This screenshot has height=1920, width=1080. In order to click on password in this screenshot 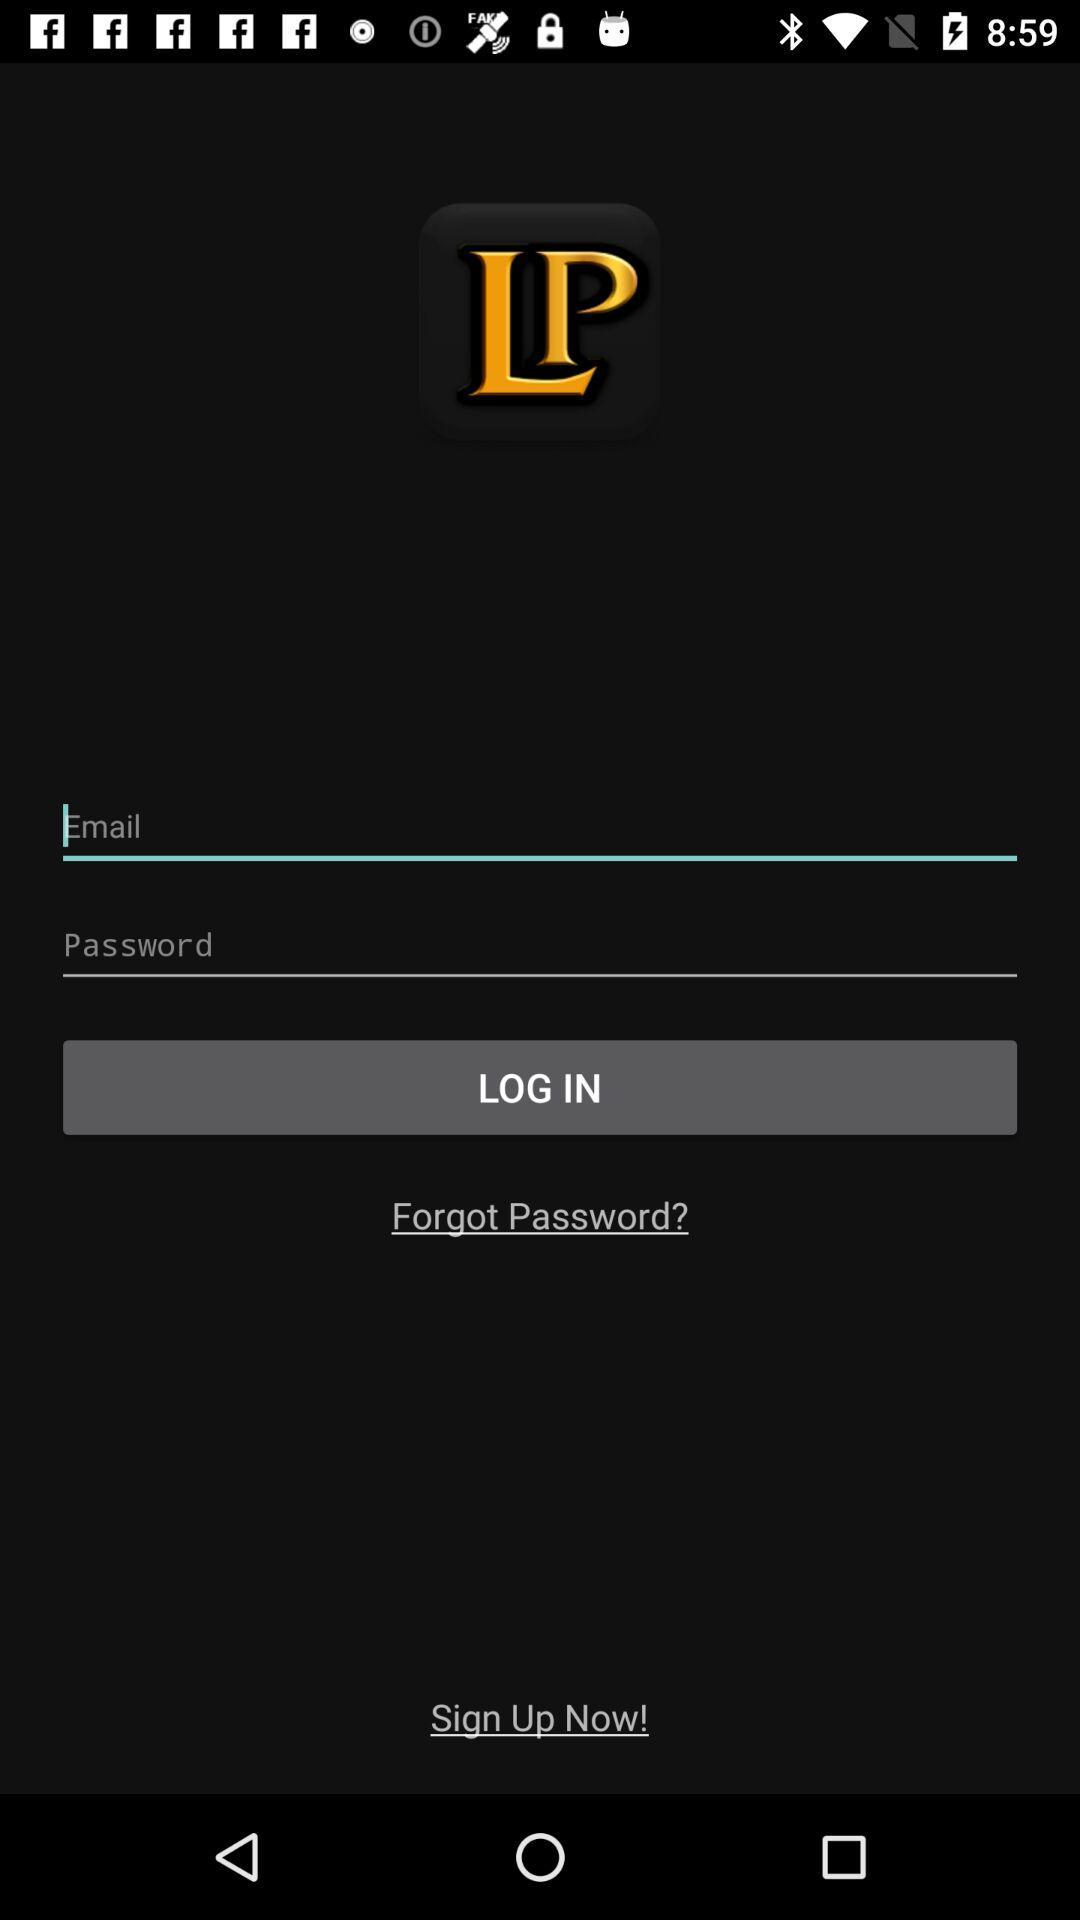, I will do `click(540, 944)`.